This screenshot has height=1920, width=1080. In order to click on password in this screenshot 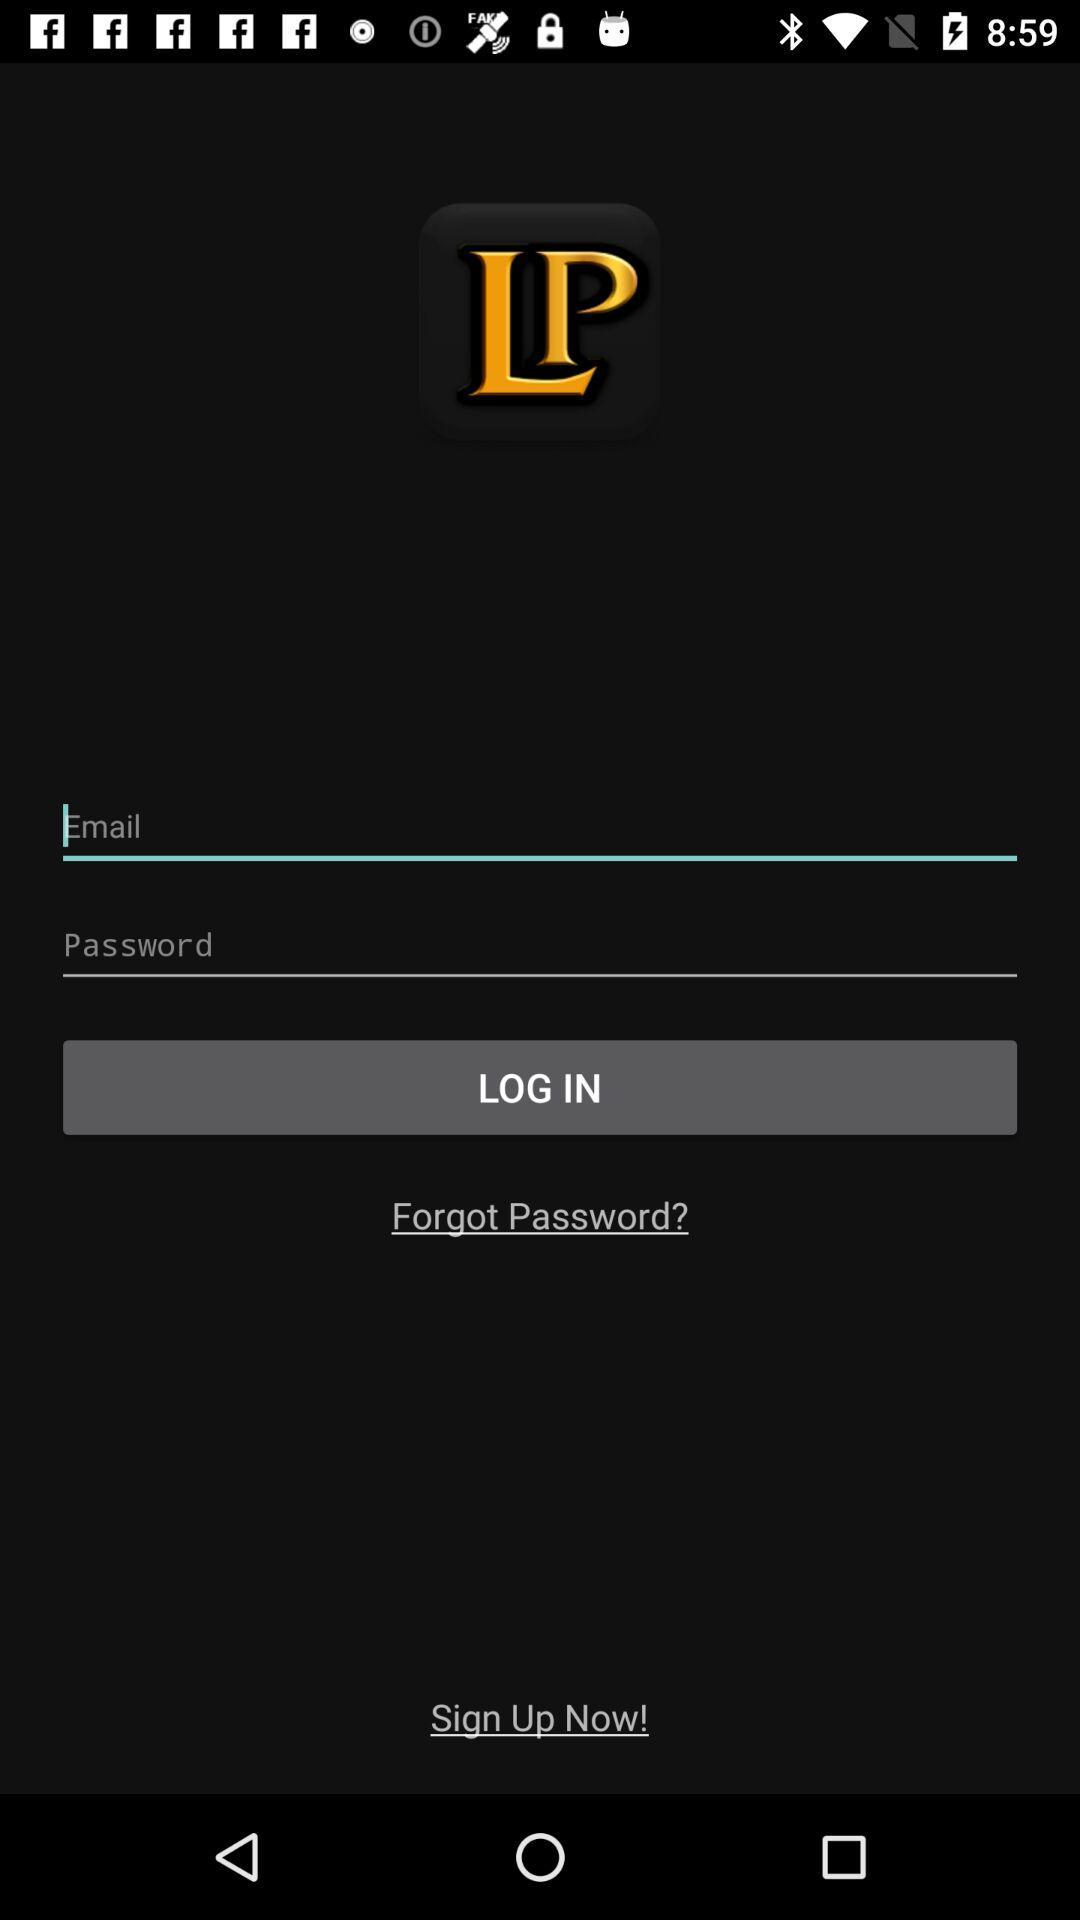, I will do `click(540, 944)`.